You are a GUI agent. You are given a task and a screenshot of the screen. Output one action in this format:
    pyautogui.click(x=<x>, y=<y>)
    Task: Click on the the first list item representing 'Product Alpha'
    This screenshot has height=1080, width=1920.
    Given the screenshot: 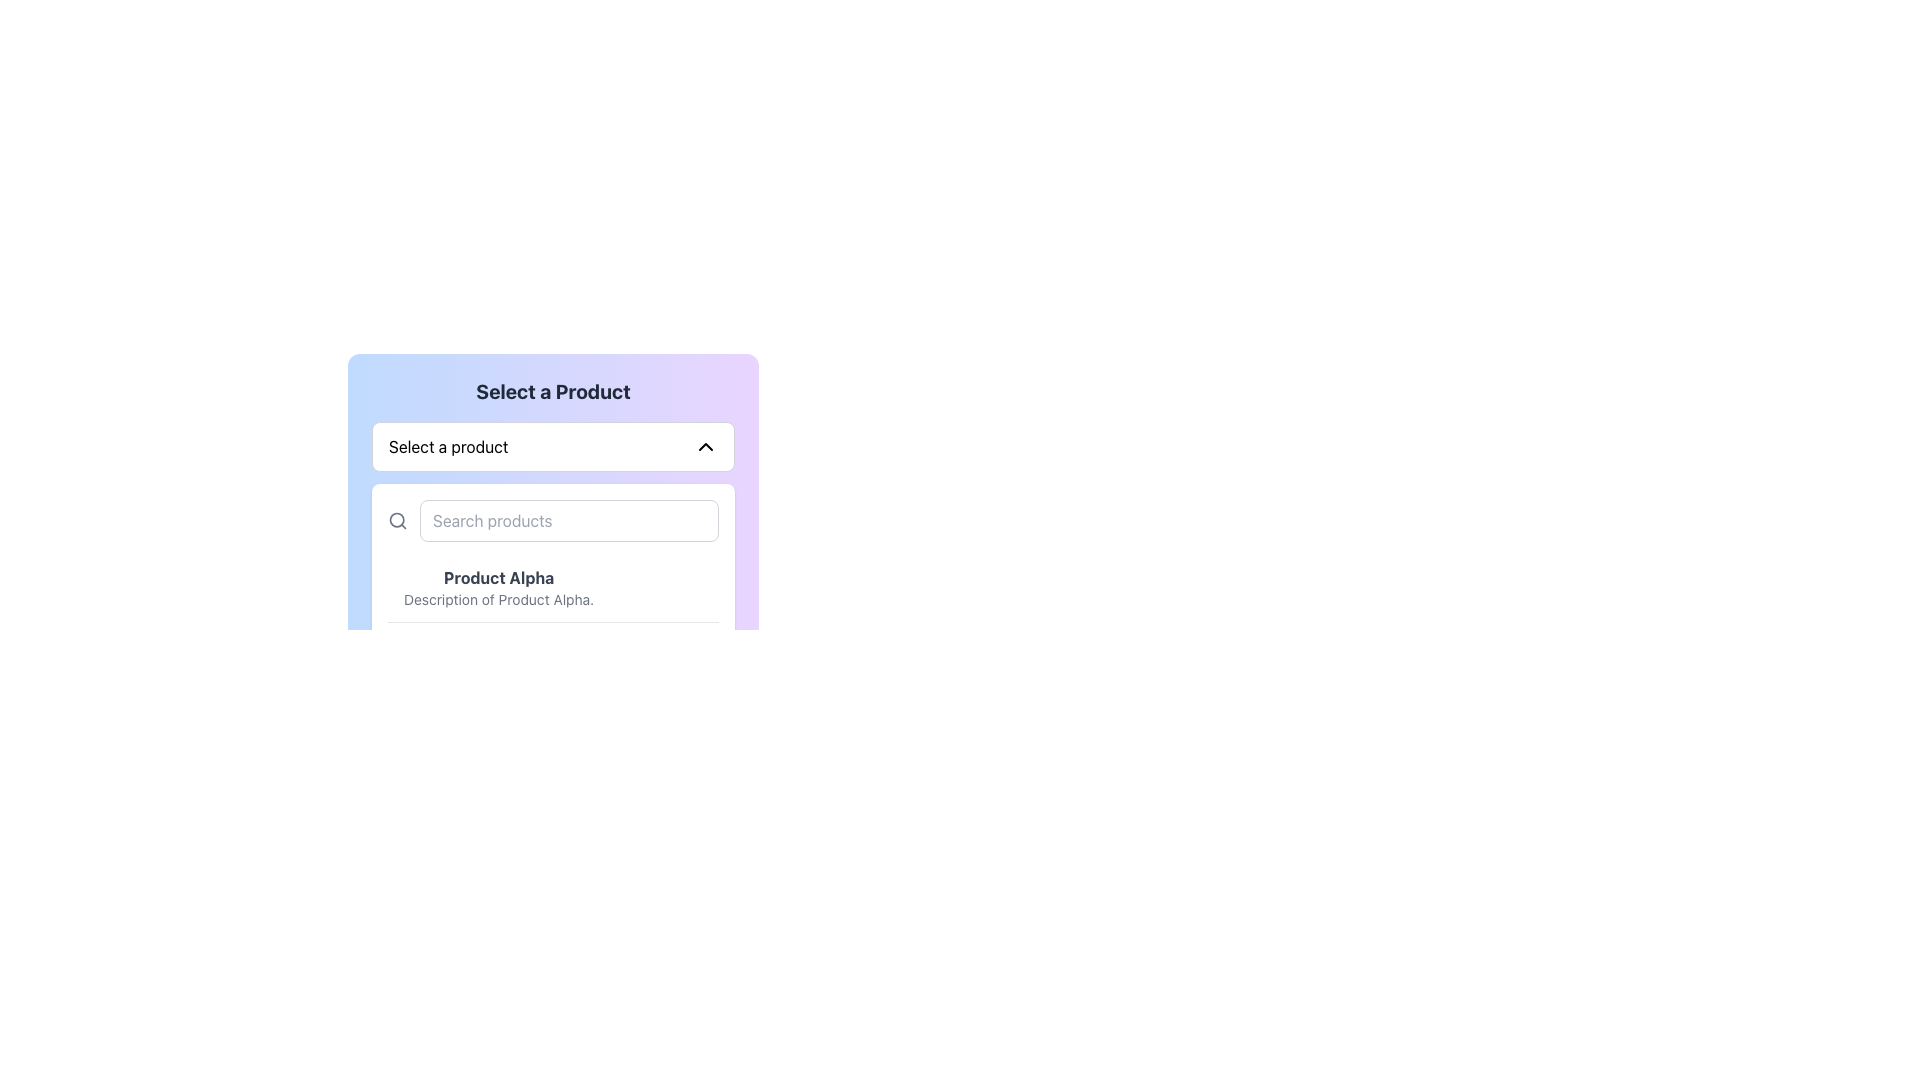 What is the action you would take?
    pyautogui.click(x=553, y=587)
    